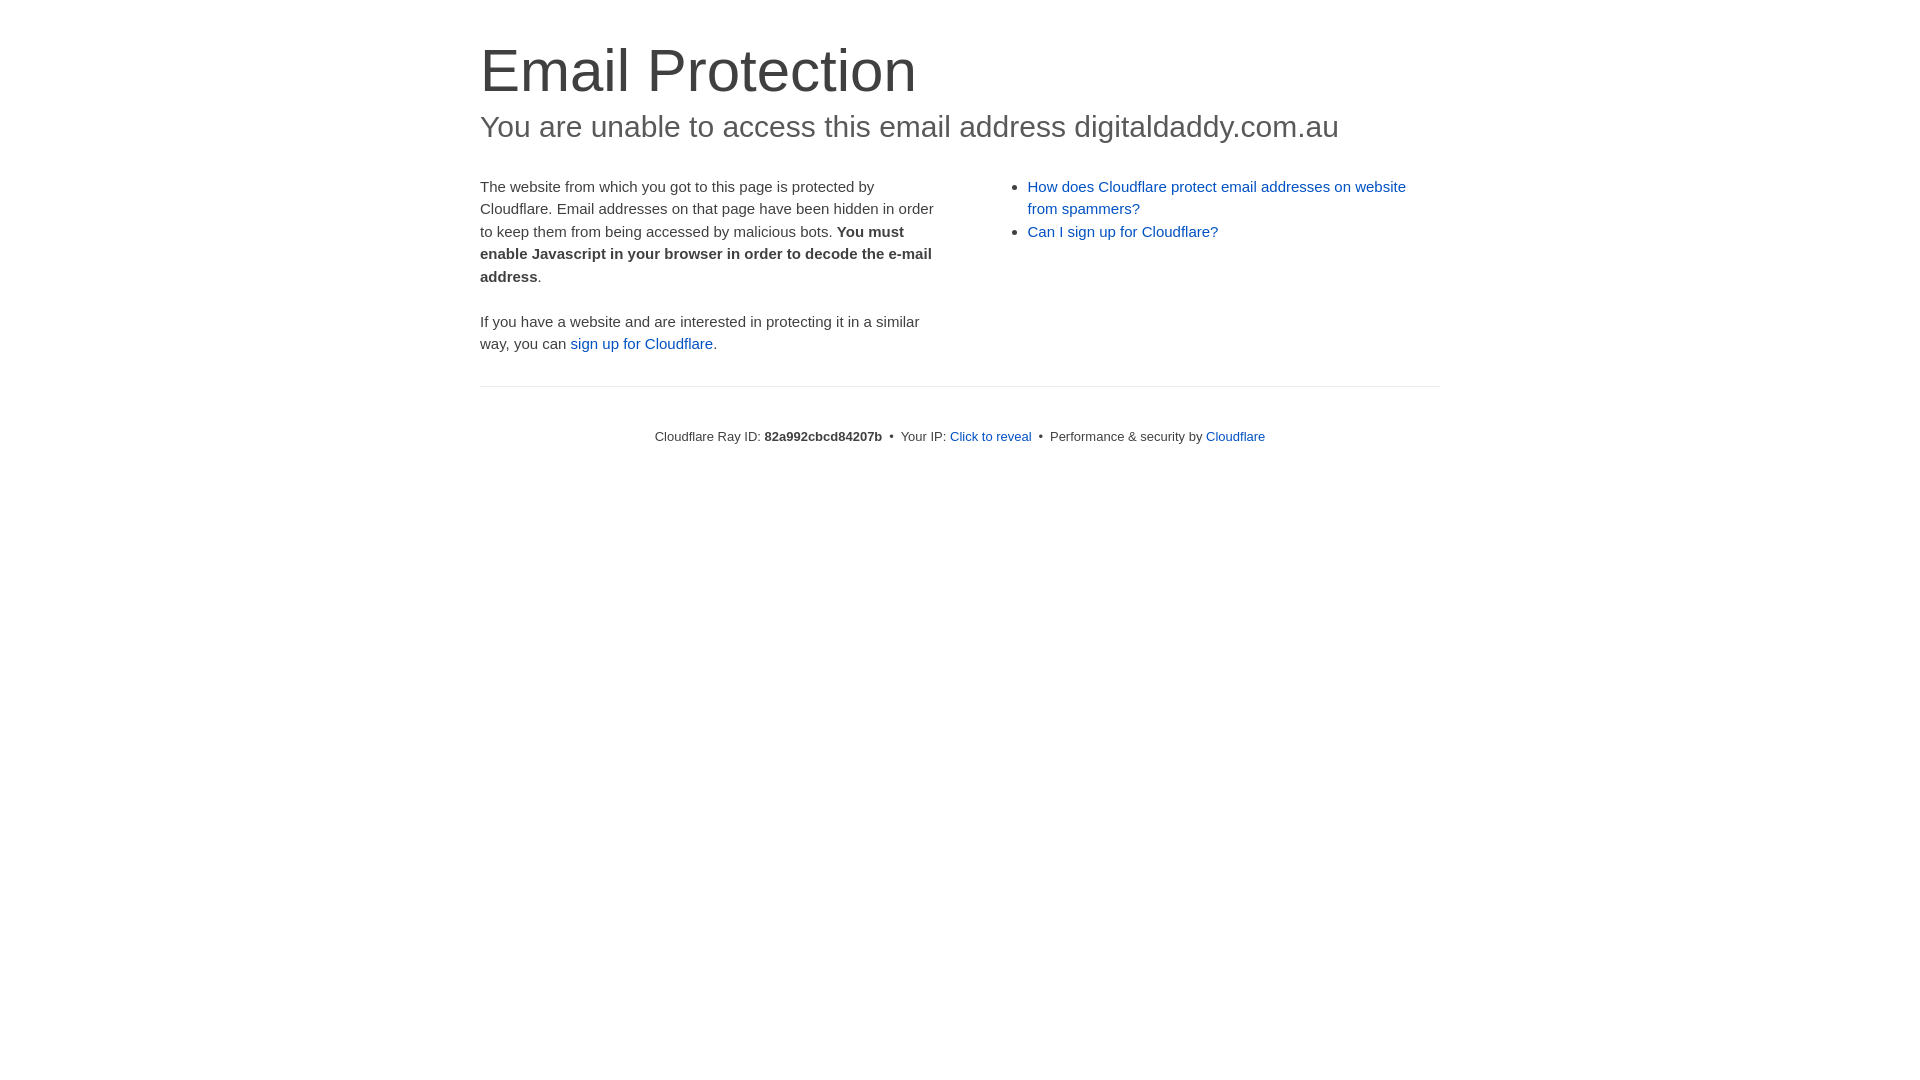  I want to click on 'Cloudflare', so click(1234, 435).